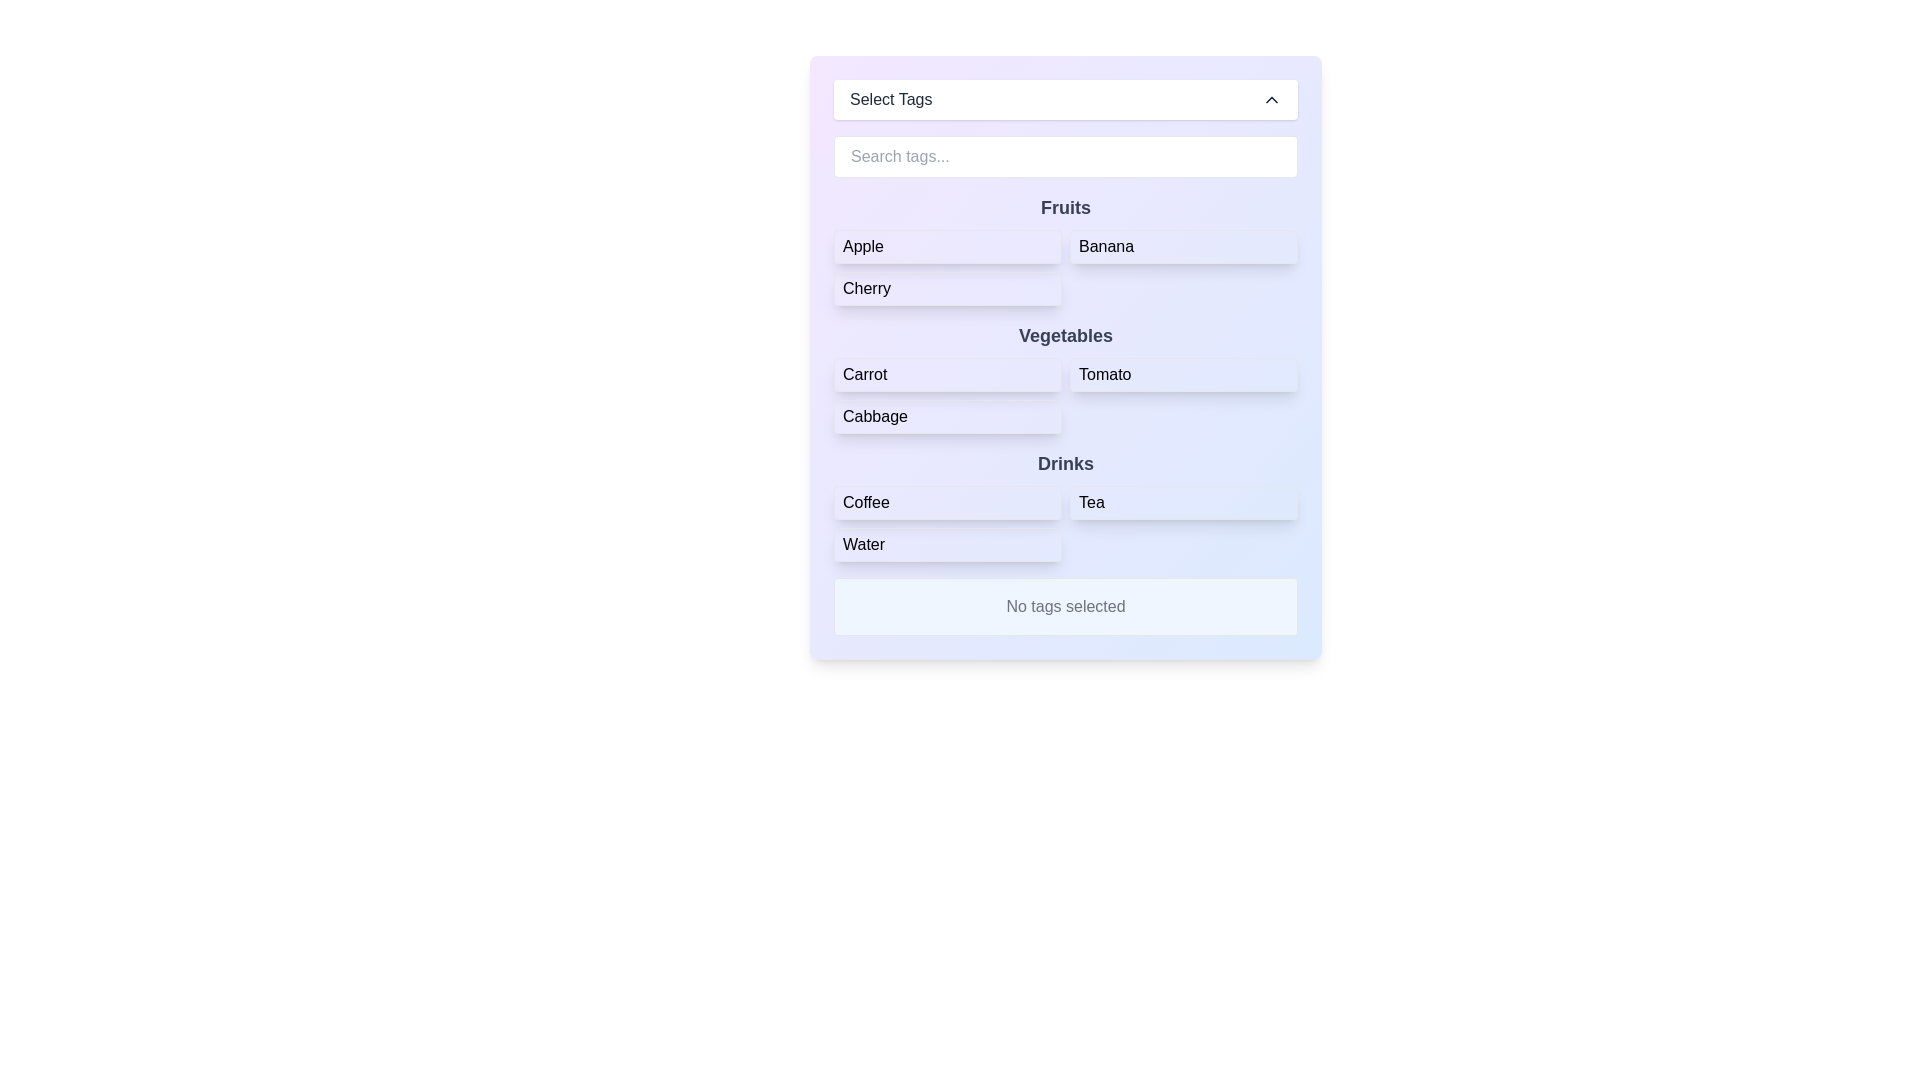  I want to click on the text label 'Carrot' within the rounded border button in the 'Vegetables' category, so click(865, 374).